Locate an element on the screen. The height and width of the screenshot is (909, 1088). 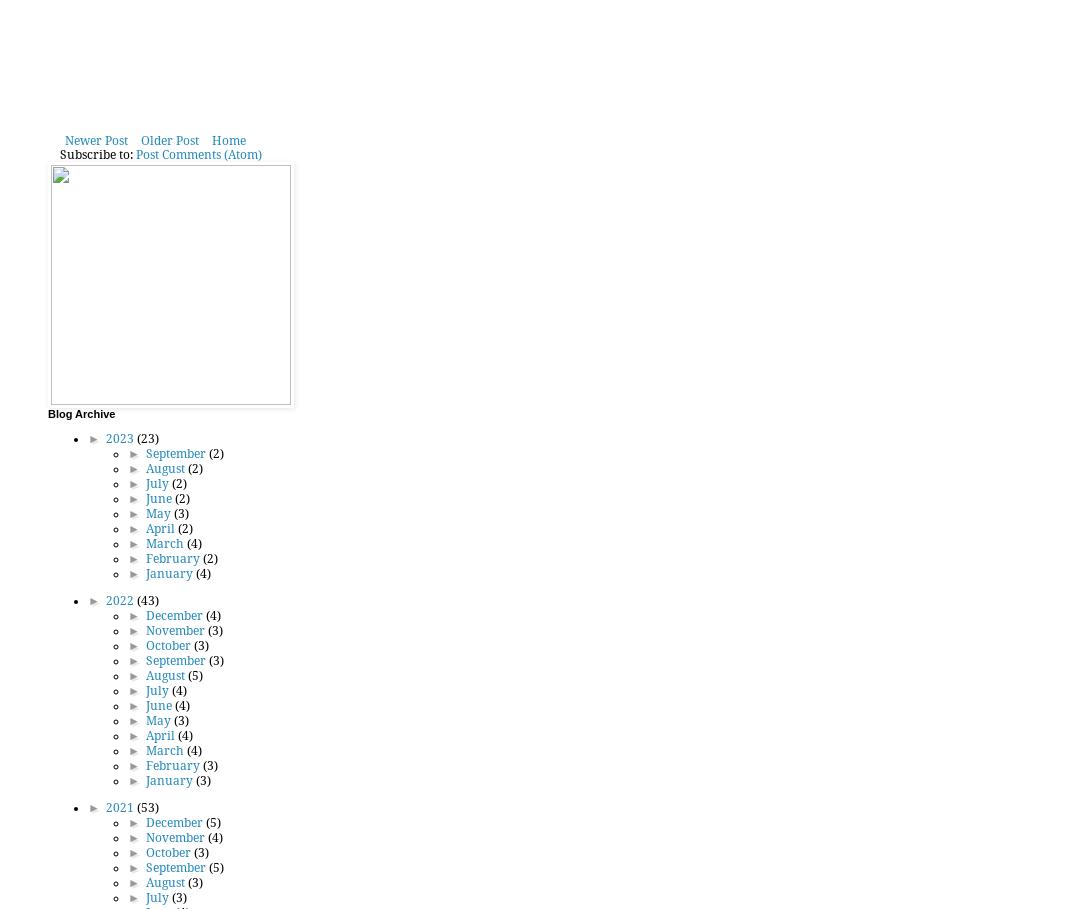
'Blog Archive' is located at coordinates (81, 413).